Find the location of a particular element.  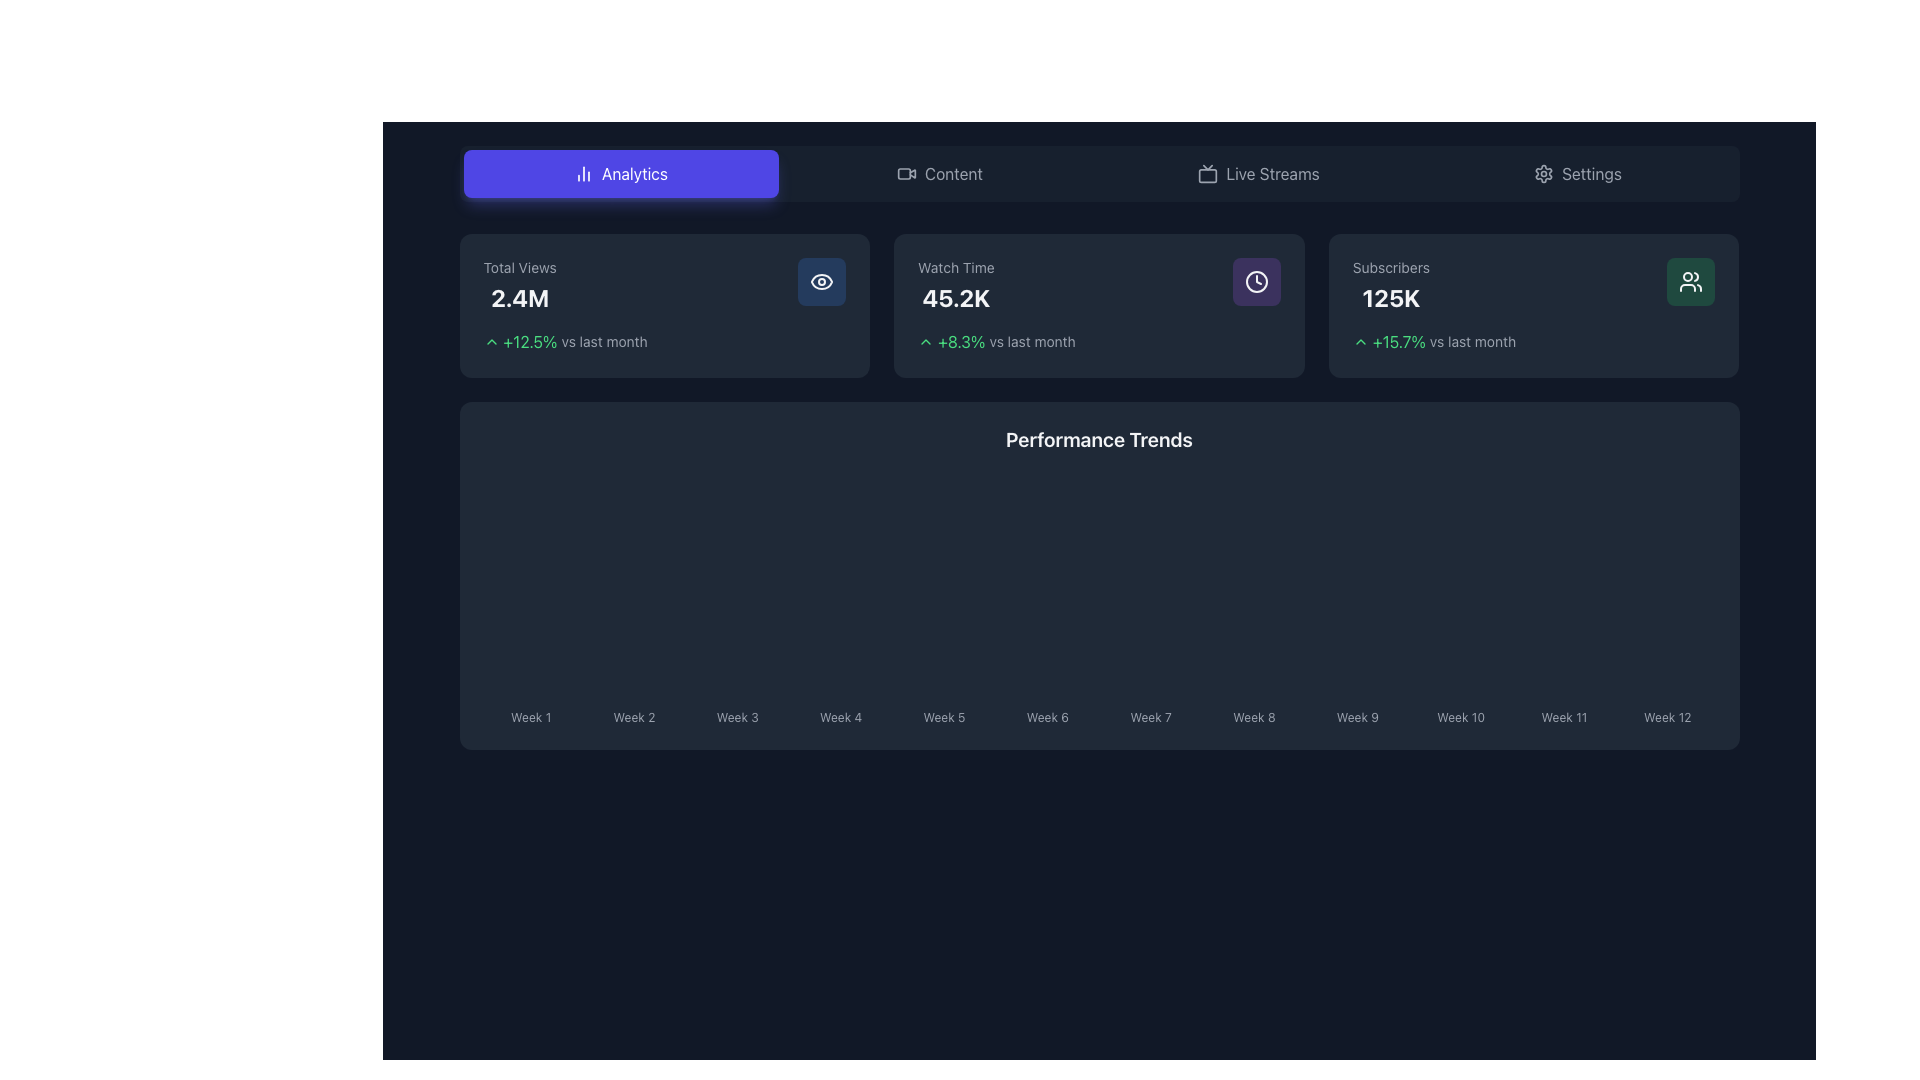

the 'Week 3' text label or indicator is located at coordinates (736, 712).